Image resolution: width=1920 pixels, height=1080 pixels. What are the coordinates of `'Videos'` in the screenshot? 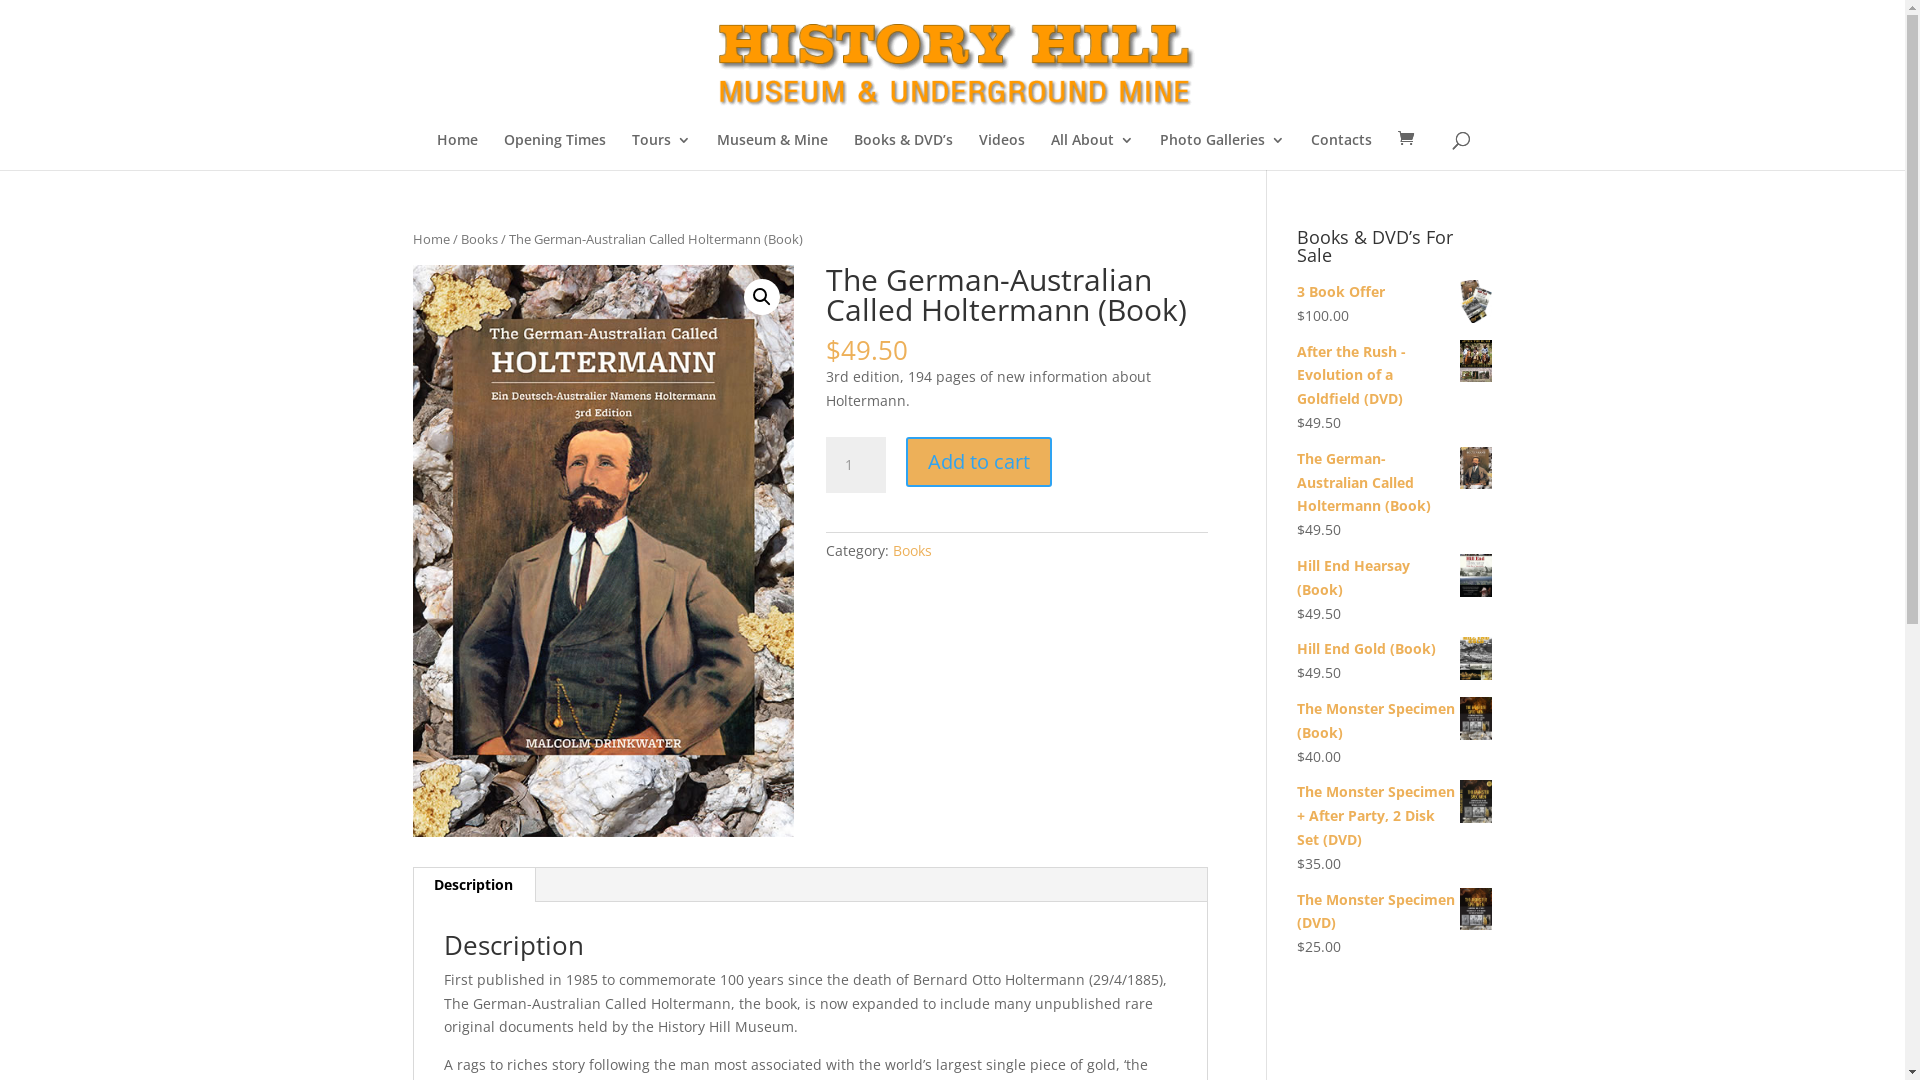 It's located at (979, 150).